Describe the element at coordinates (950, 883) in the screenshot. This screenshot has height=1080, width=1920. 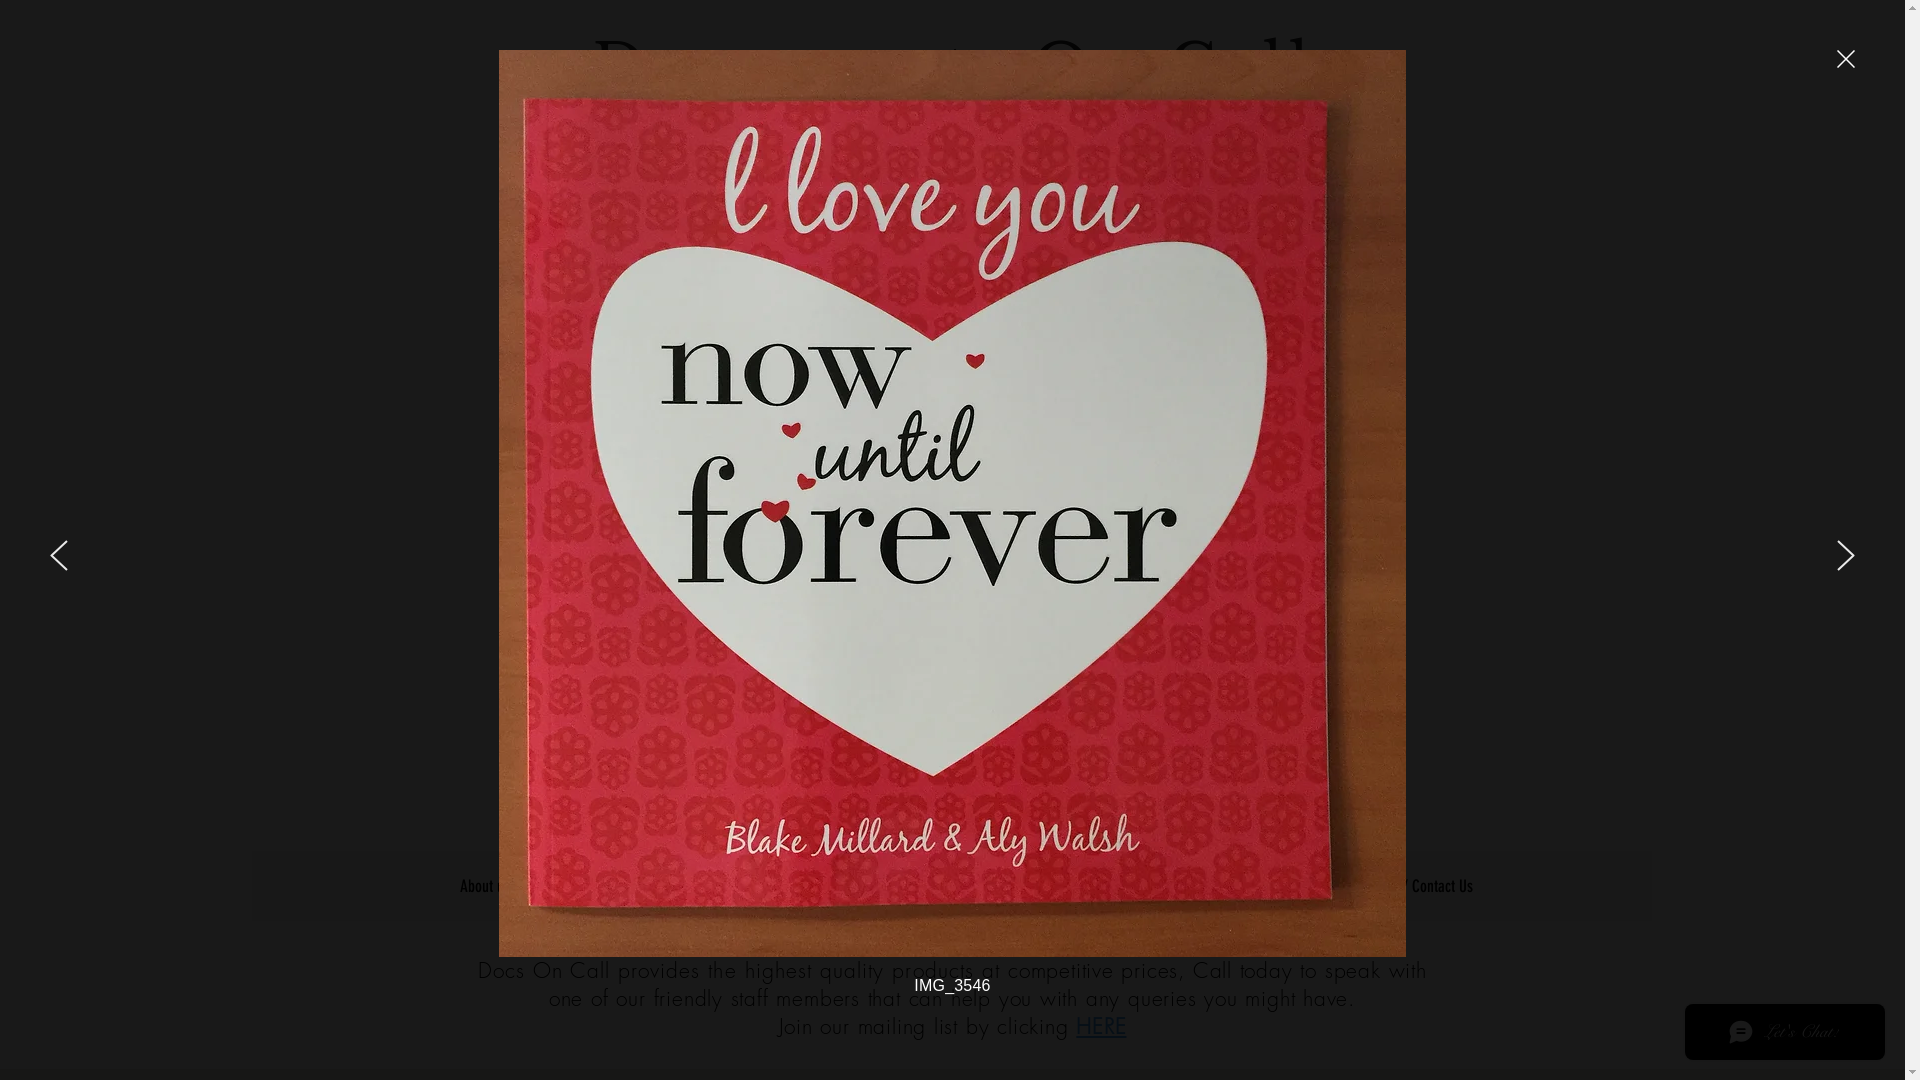
I see `'What's New?'` at that location.